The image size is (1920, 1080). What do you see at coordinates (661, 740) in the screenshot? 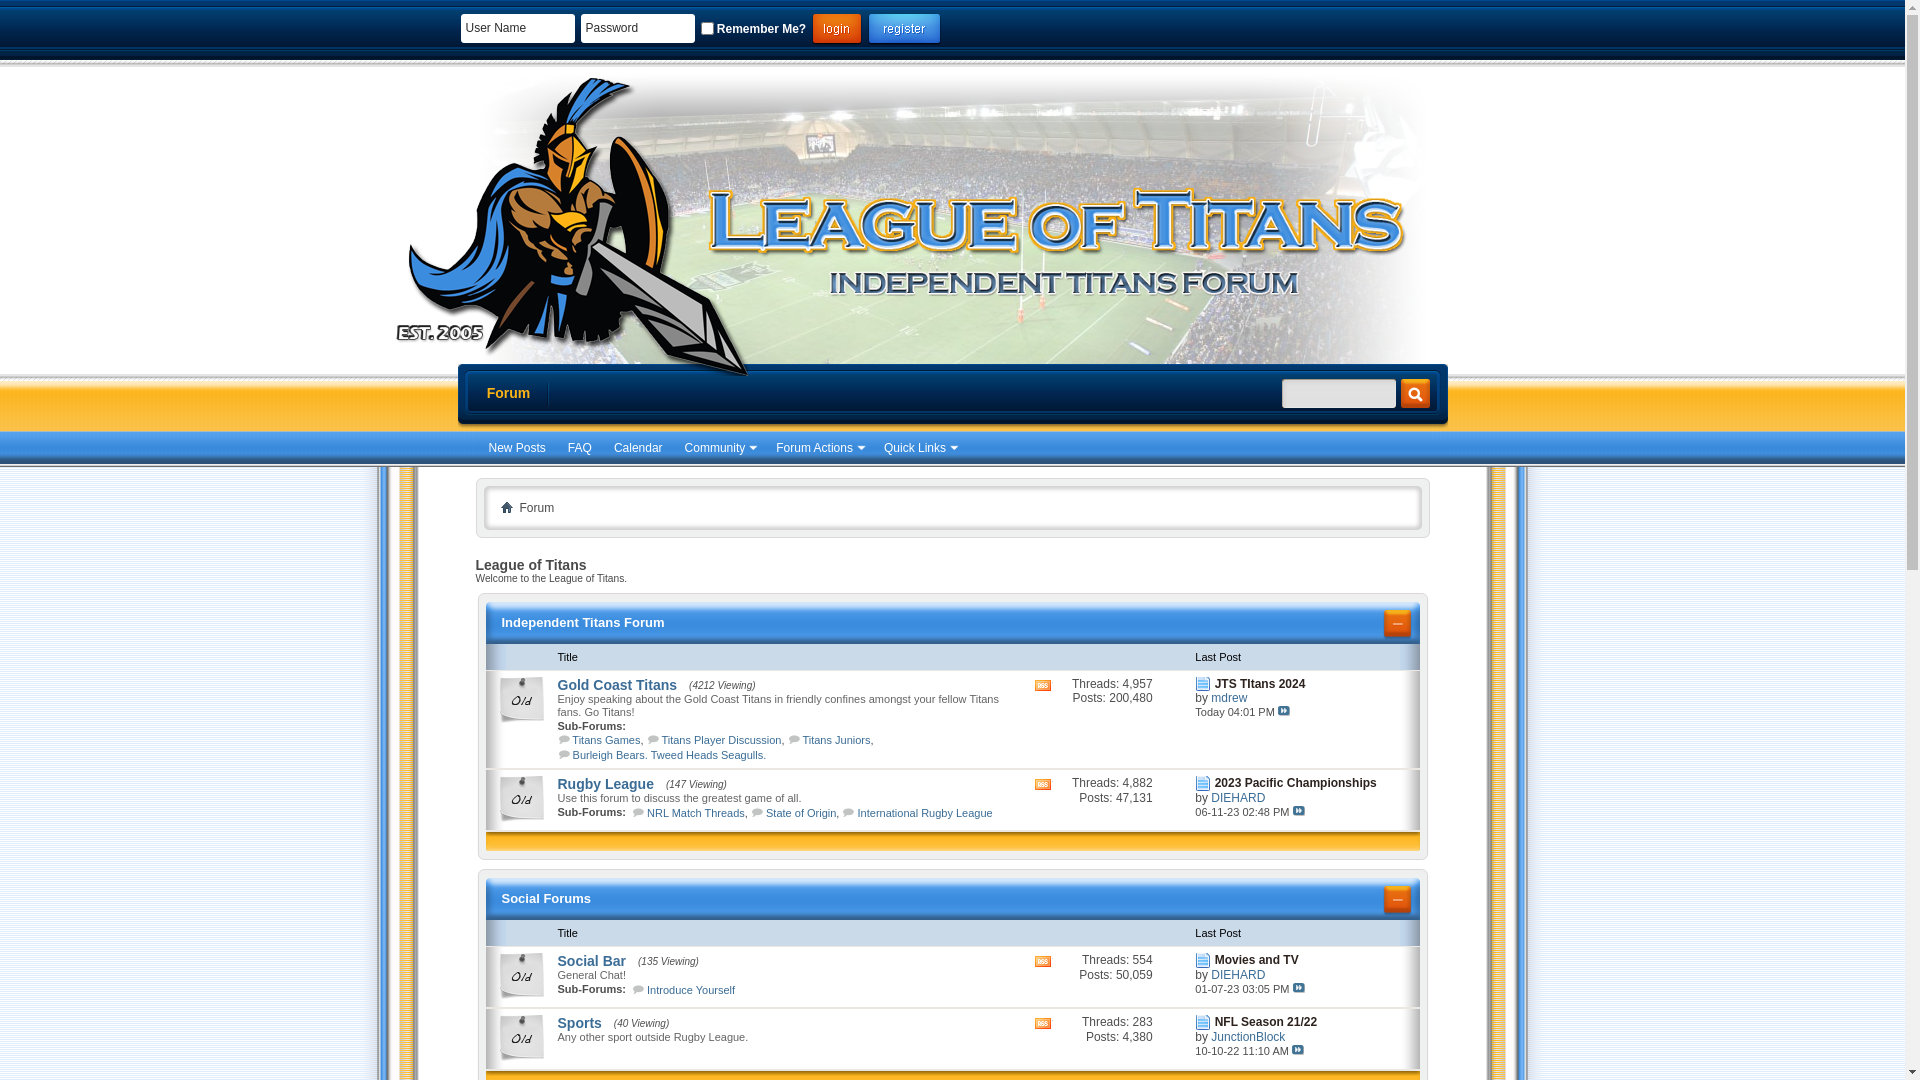
I see `'Titans Player Discussion'` at bounding box center [661, 740].